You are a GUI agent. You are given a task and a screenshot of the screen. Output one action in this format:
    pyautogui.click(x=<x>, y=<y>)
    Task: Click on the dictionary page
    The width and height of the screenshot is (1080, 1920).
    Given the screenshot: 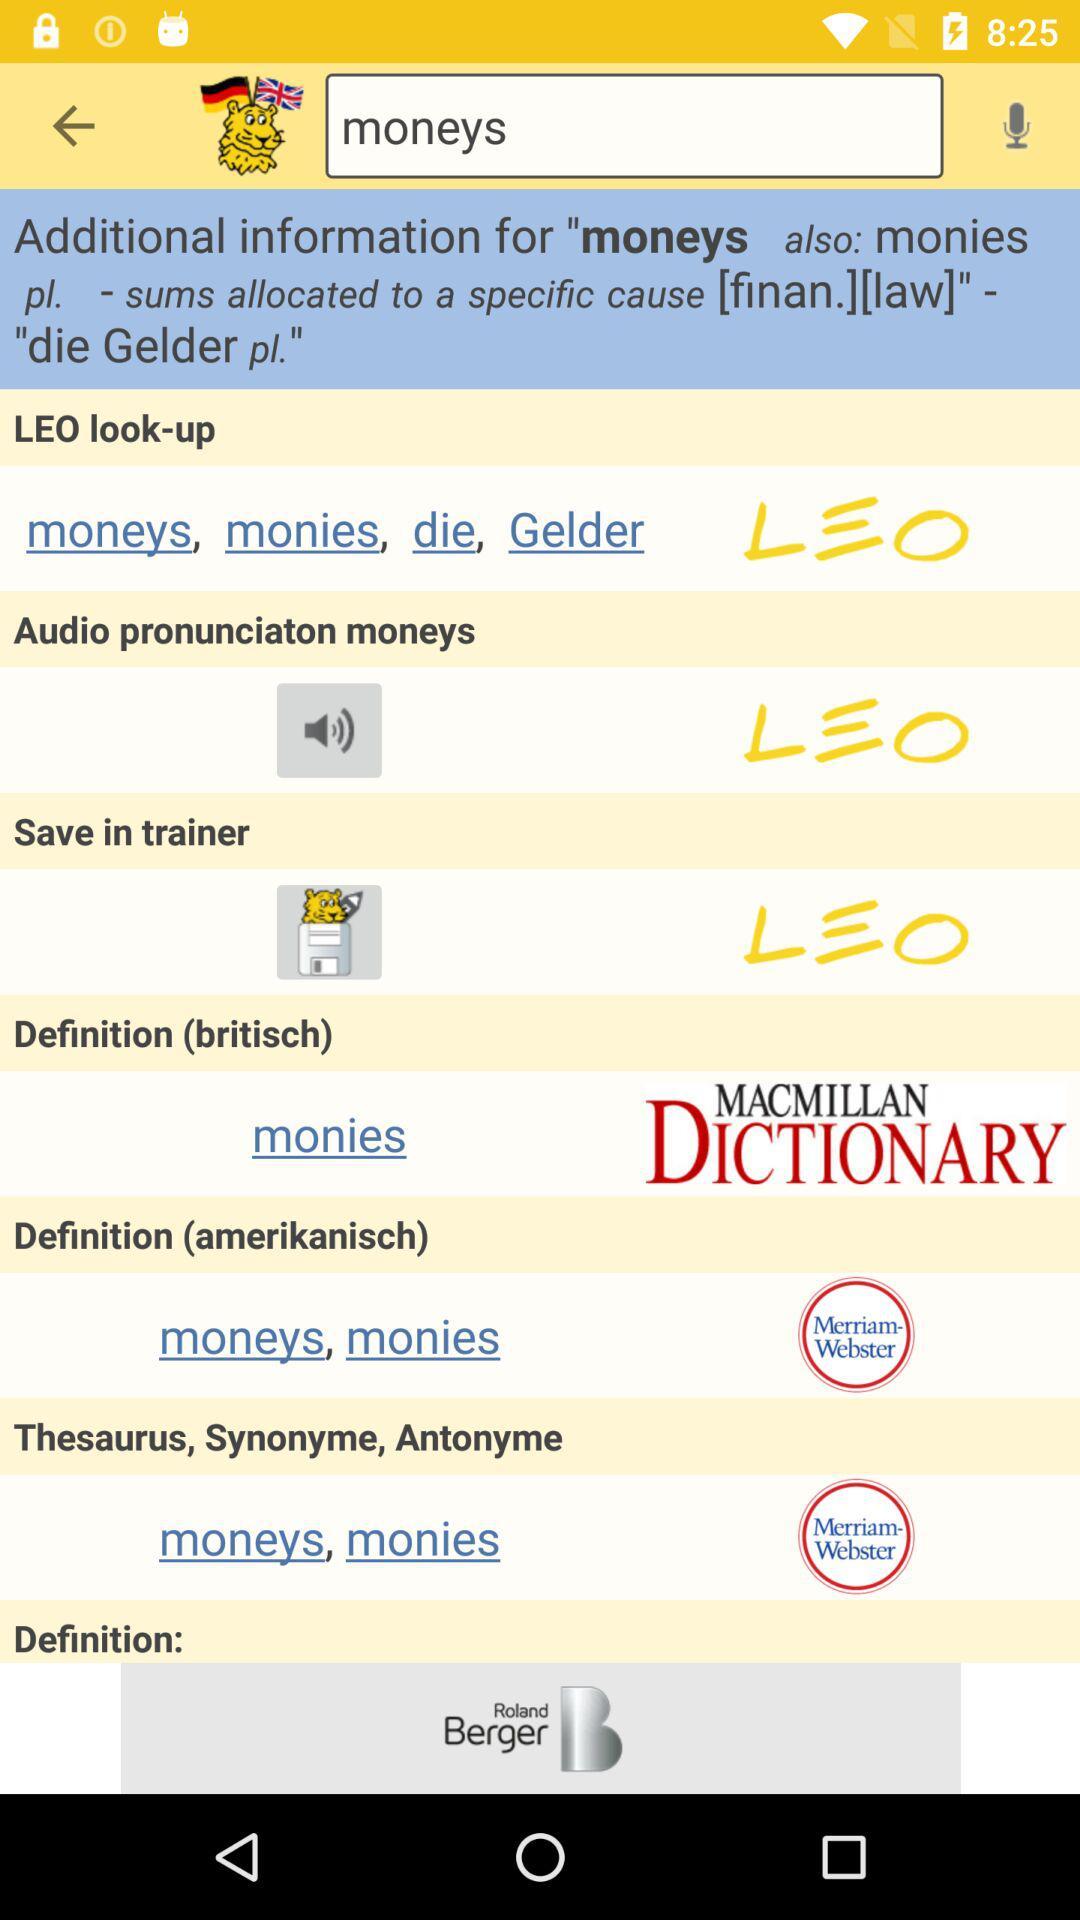 What is the action you would take?
    pyautogui.click(x=855, y=1133)
    